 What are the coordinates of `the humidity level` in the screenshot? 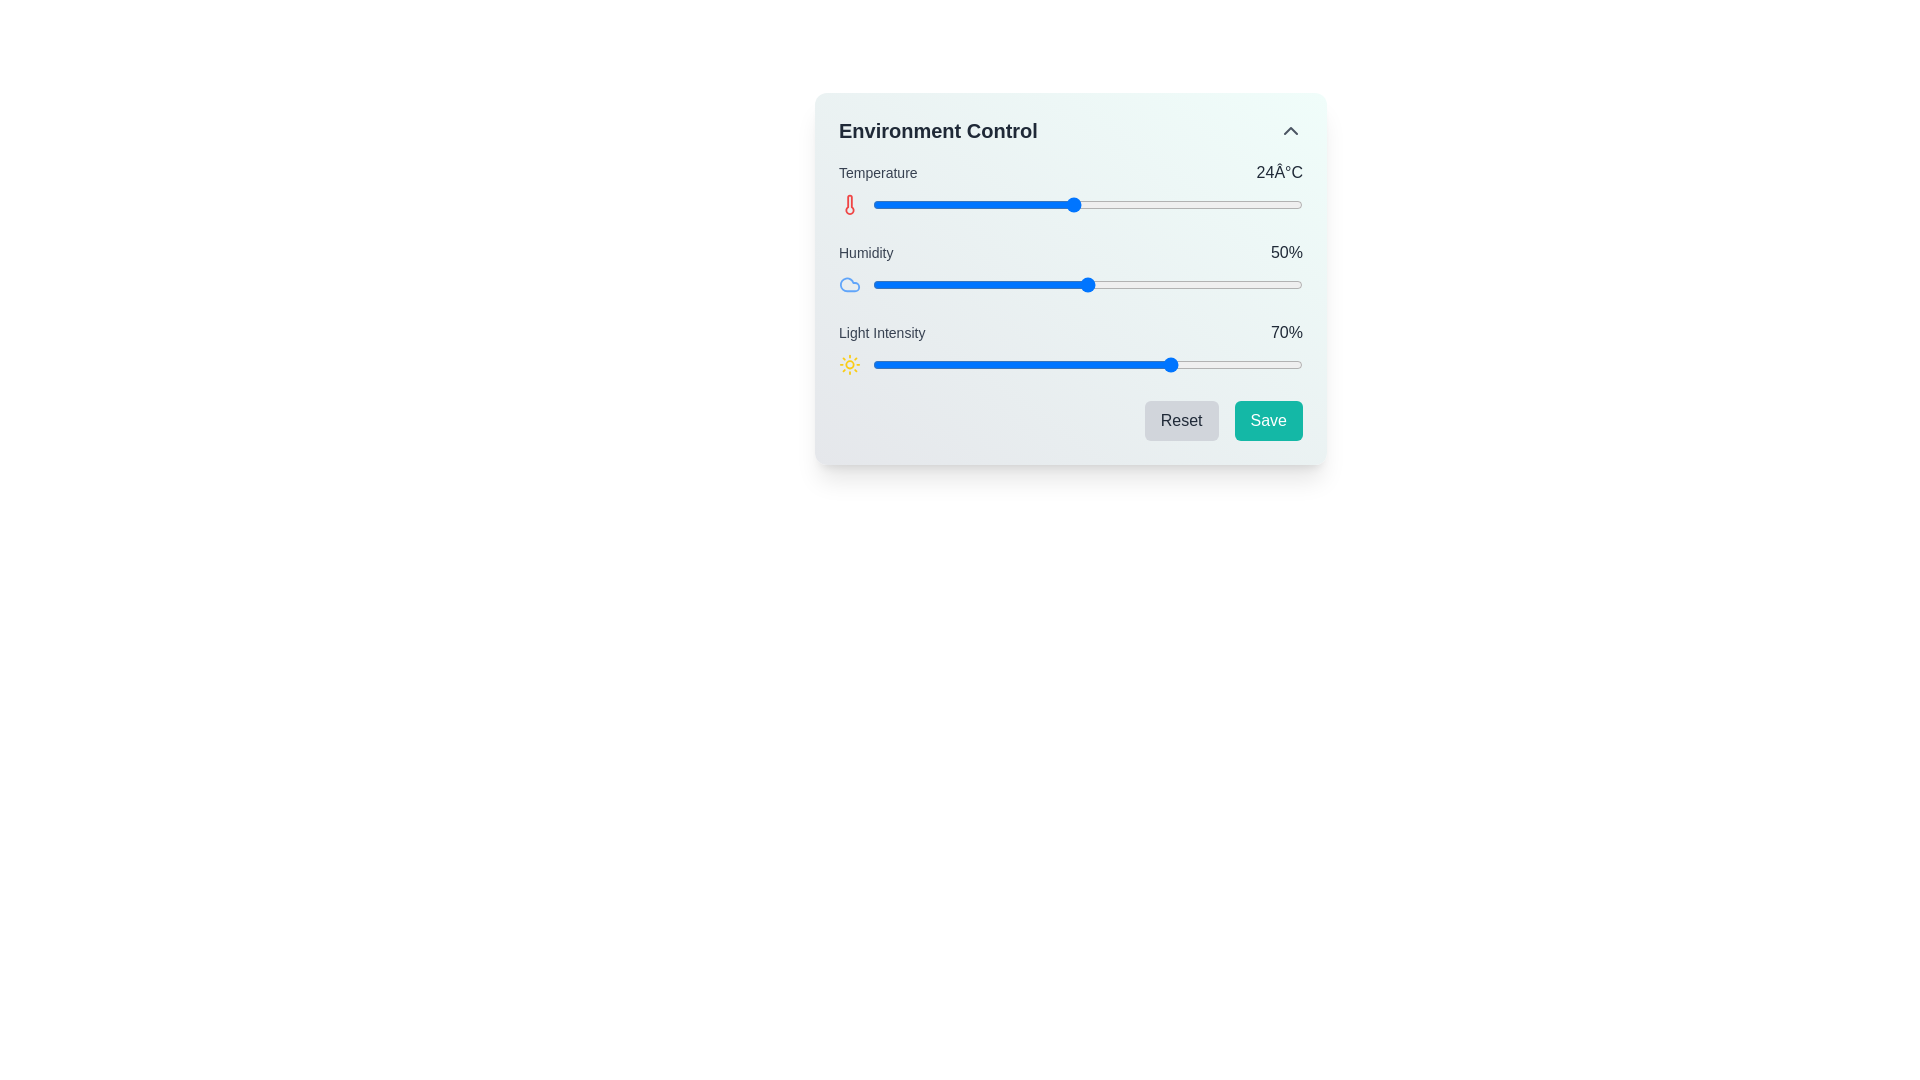 It's located at (889, 285).